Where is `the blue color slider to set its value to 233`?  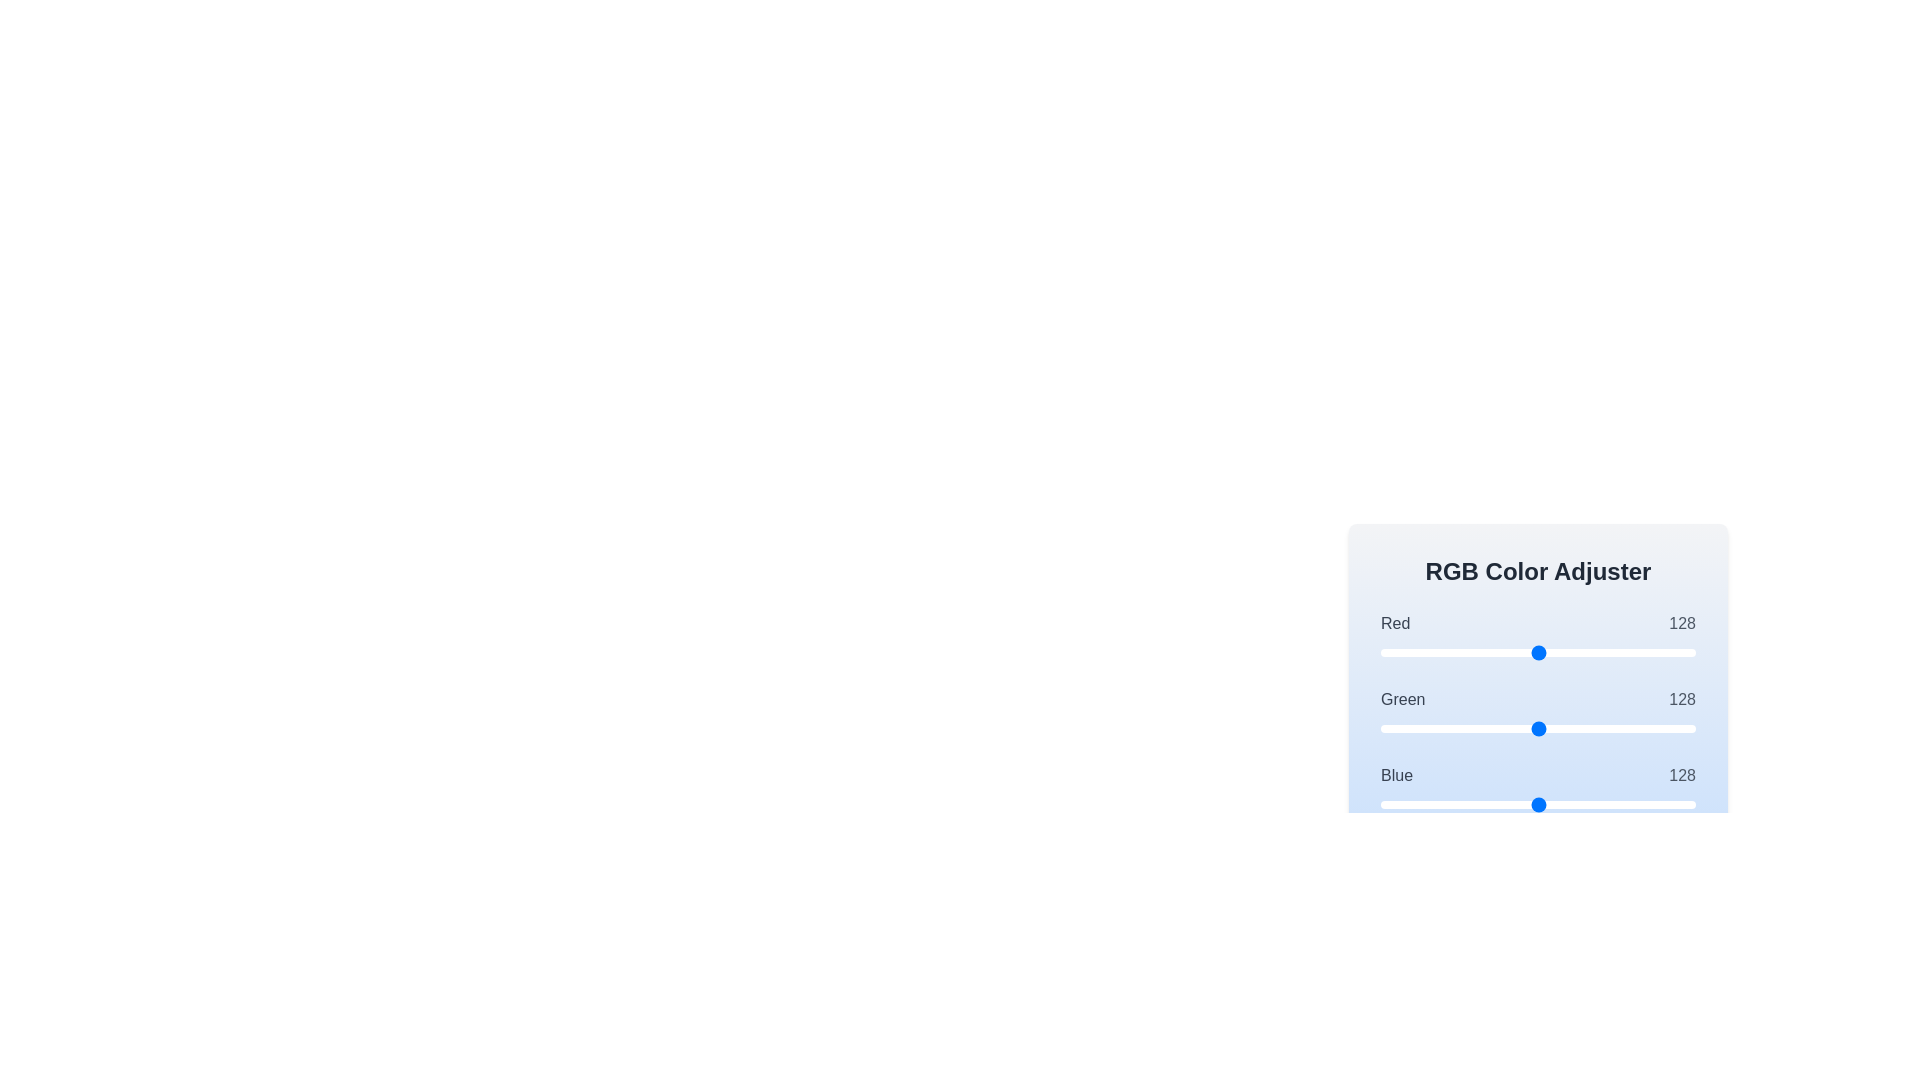
the blue color slider to set its value to 233 is located at coordinates (1668, 804).